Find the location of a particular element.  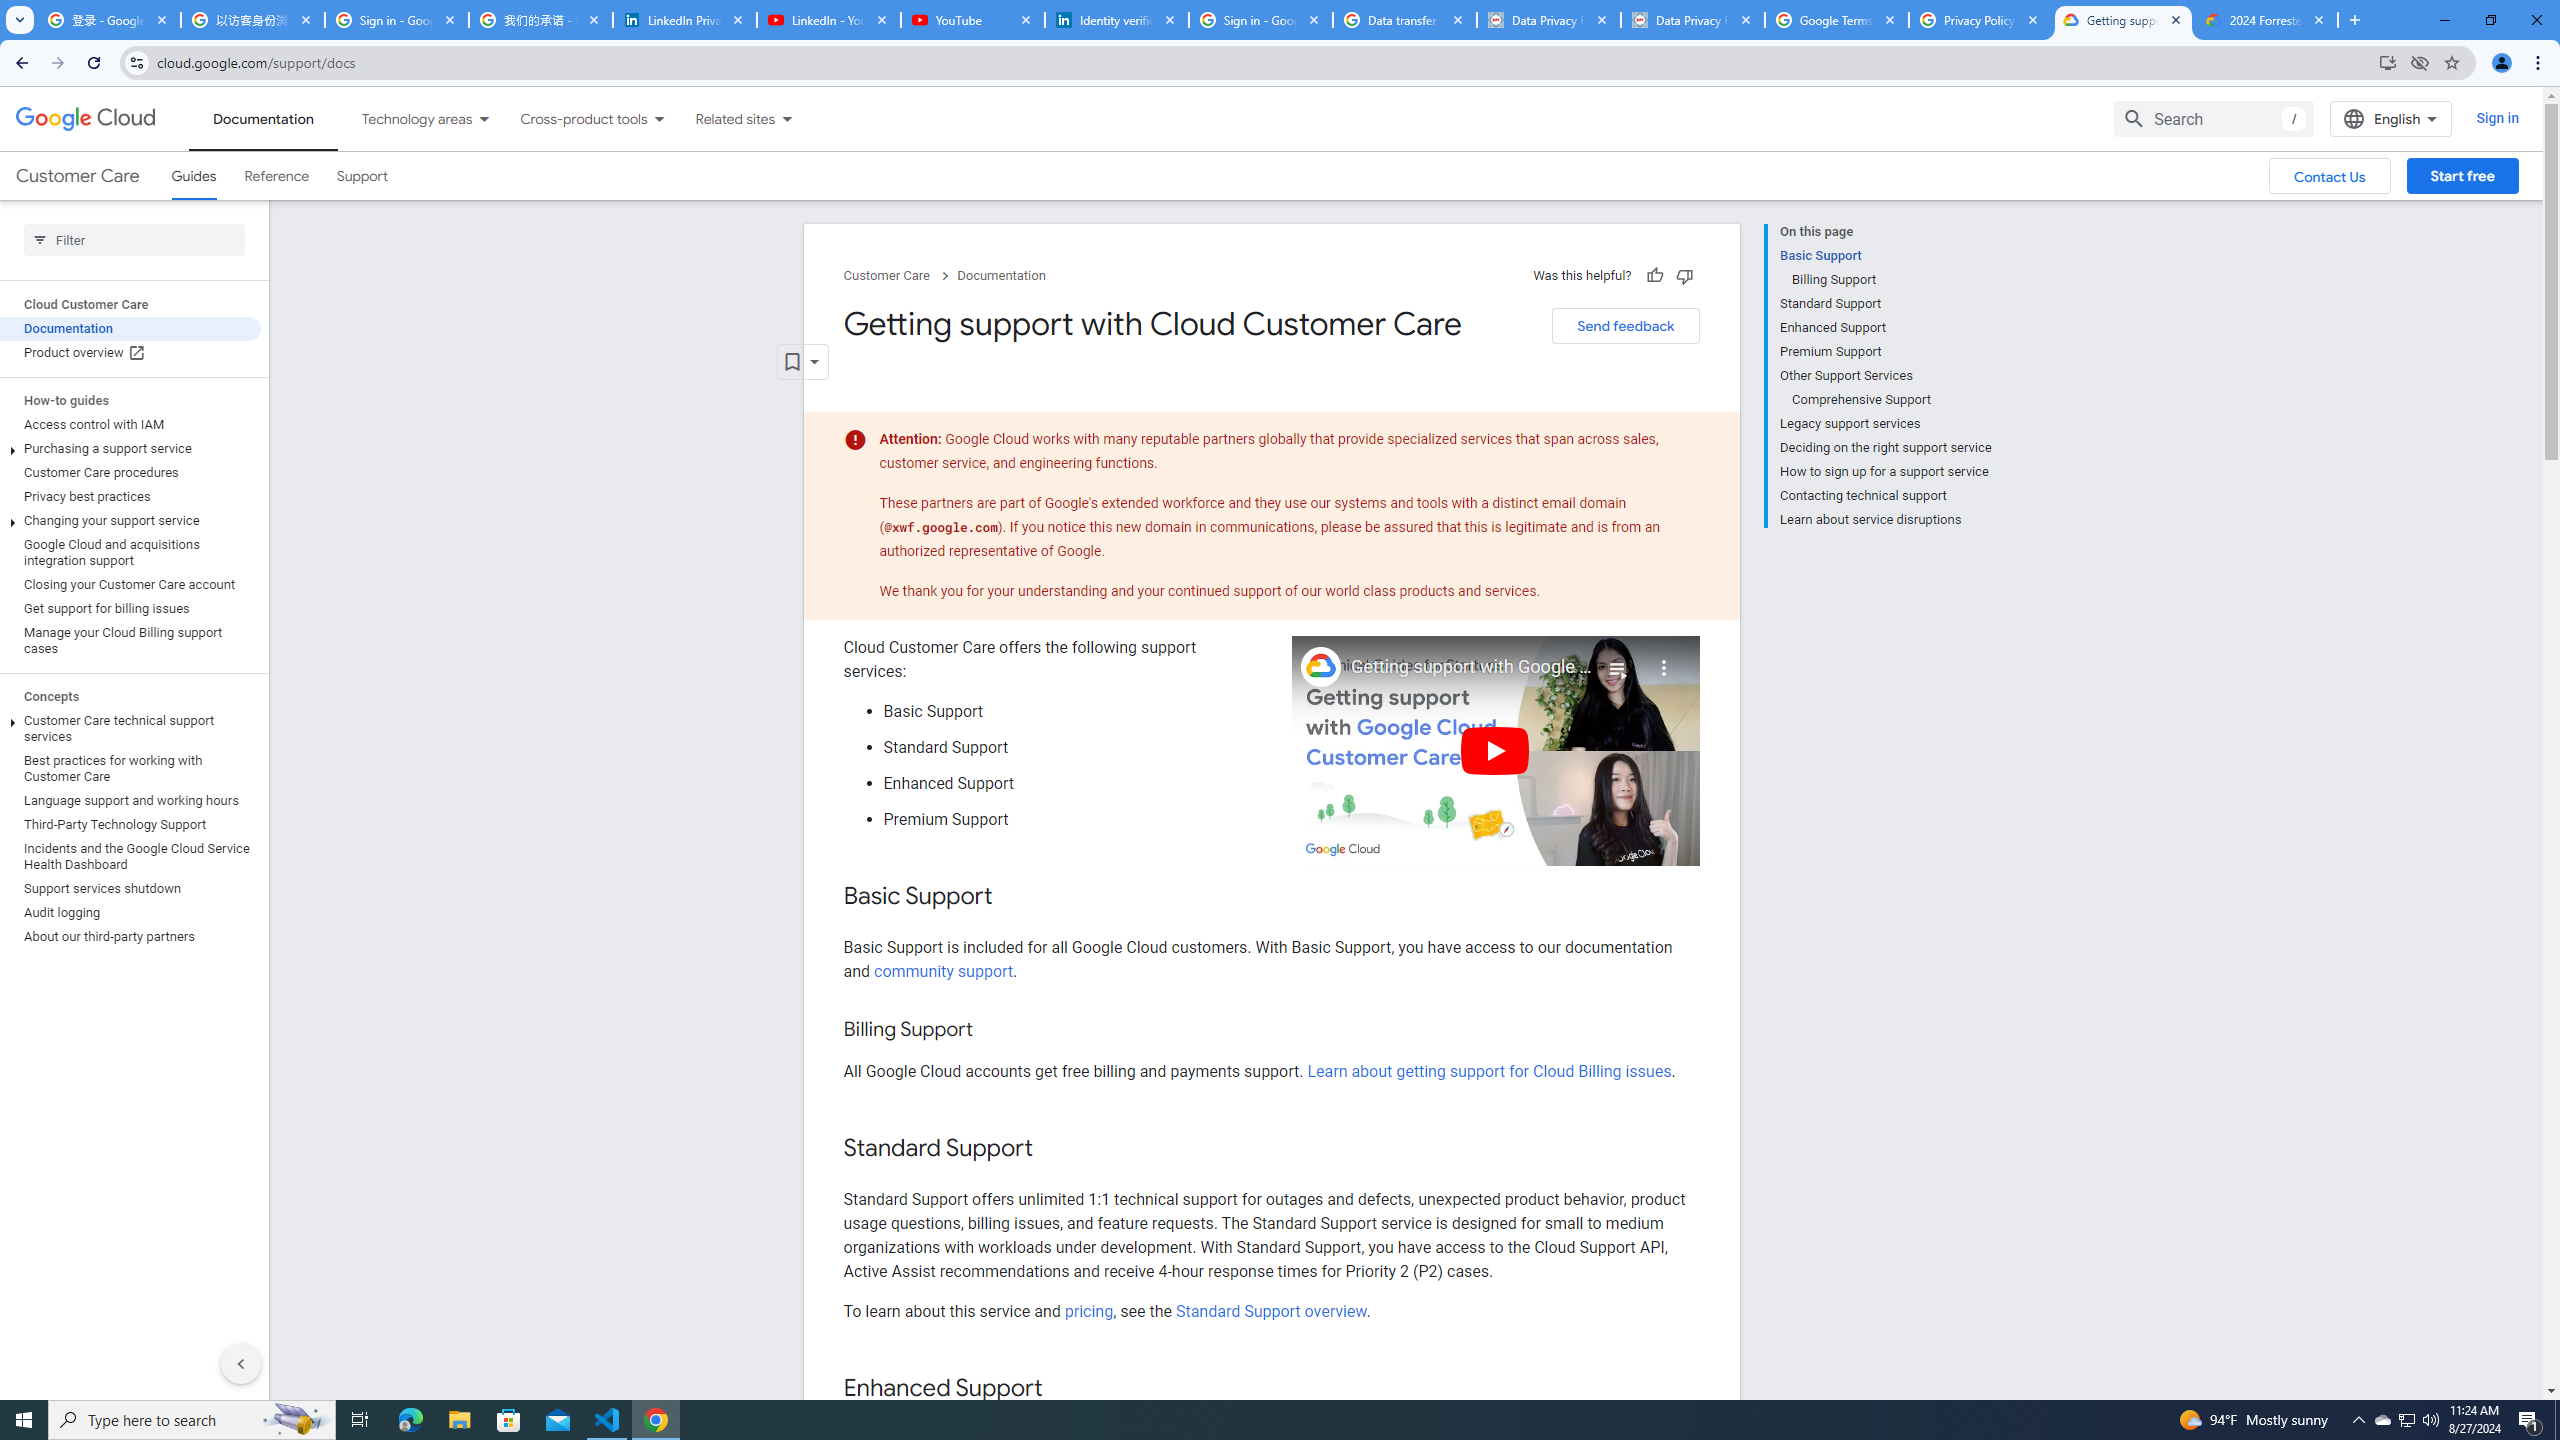

'Sign in' is located at coordinates (2496, 118).